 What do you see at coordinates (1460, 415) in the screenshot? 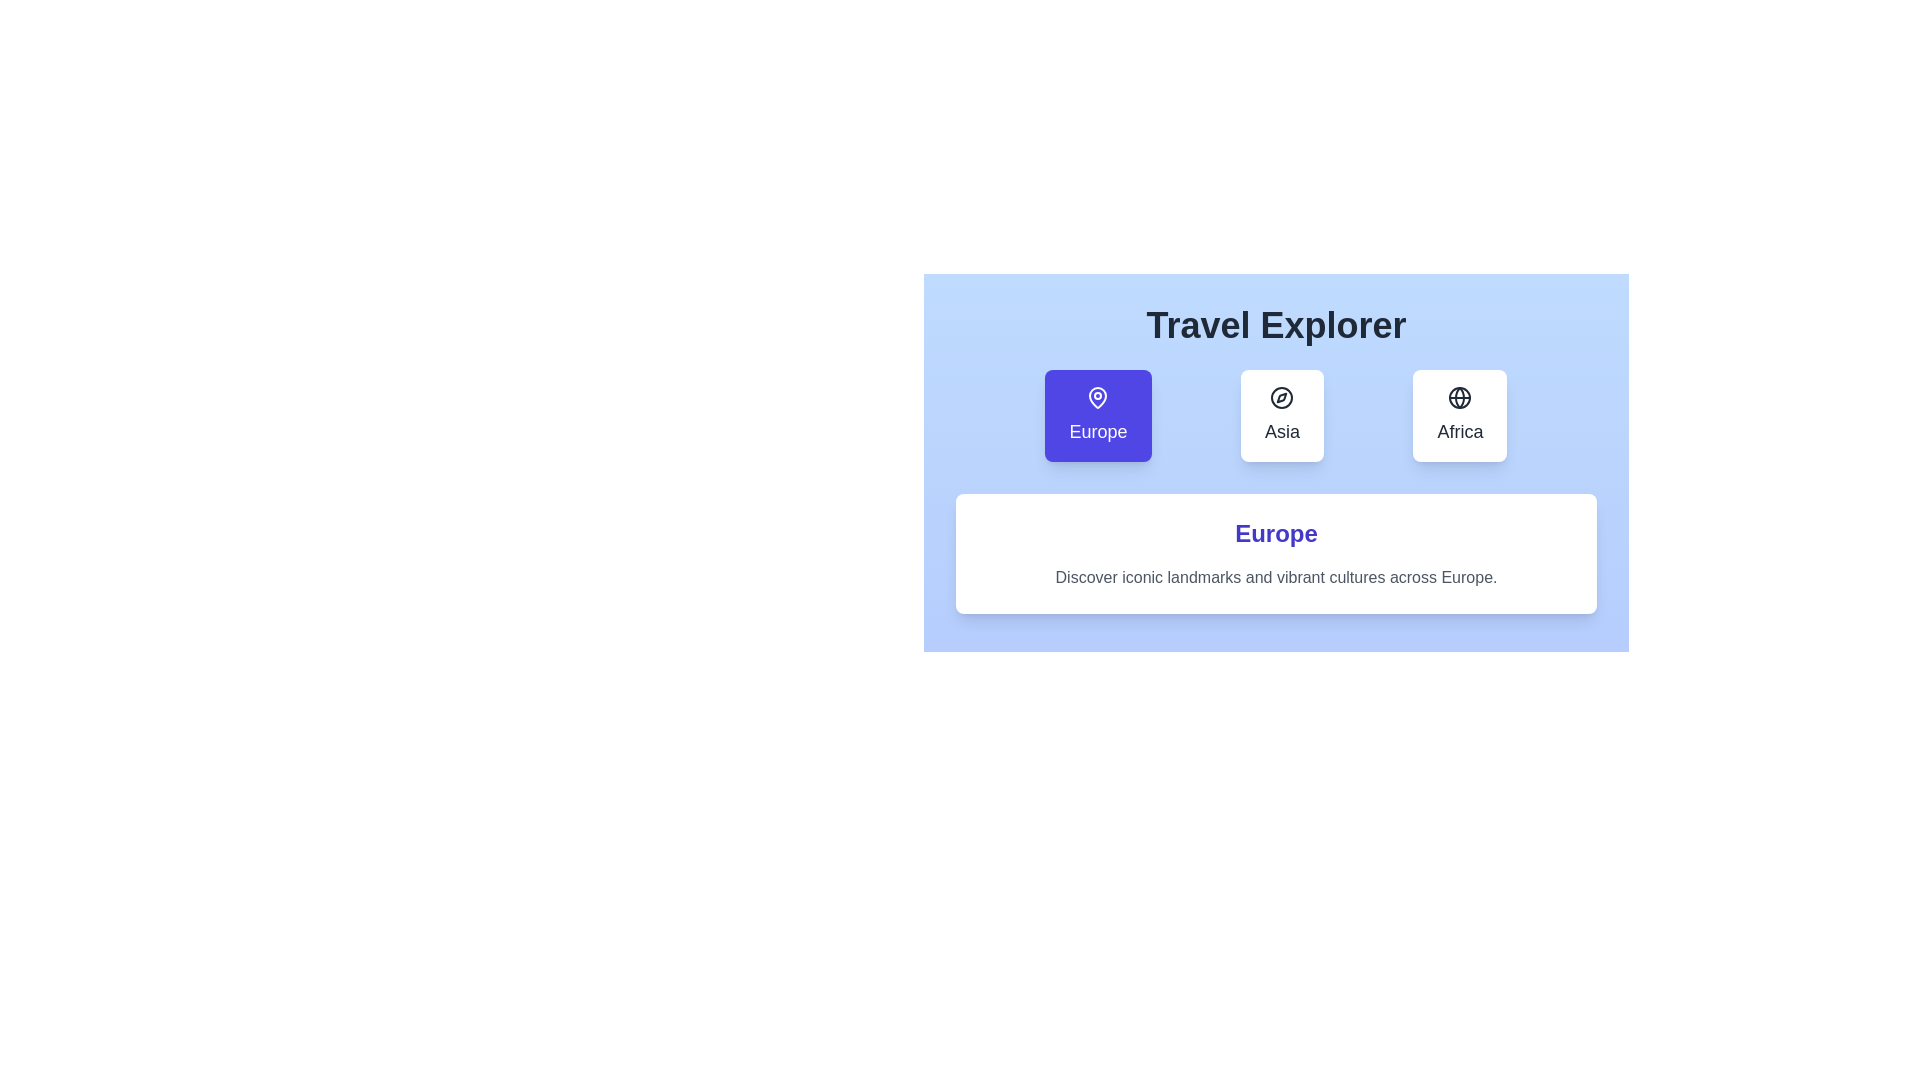
I see `the 'Africa' category button` at bounding box center [1460, 415].